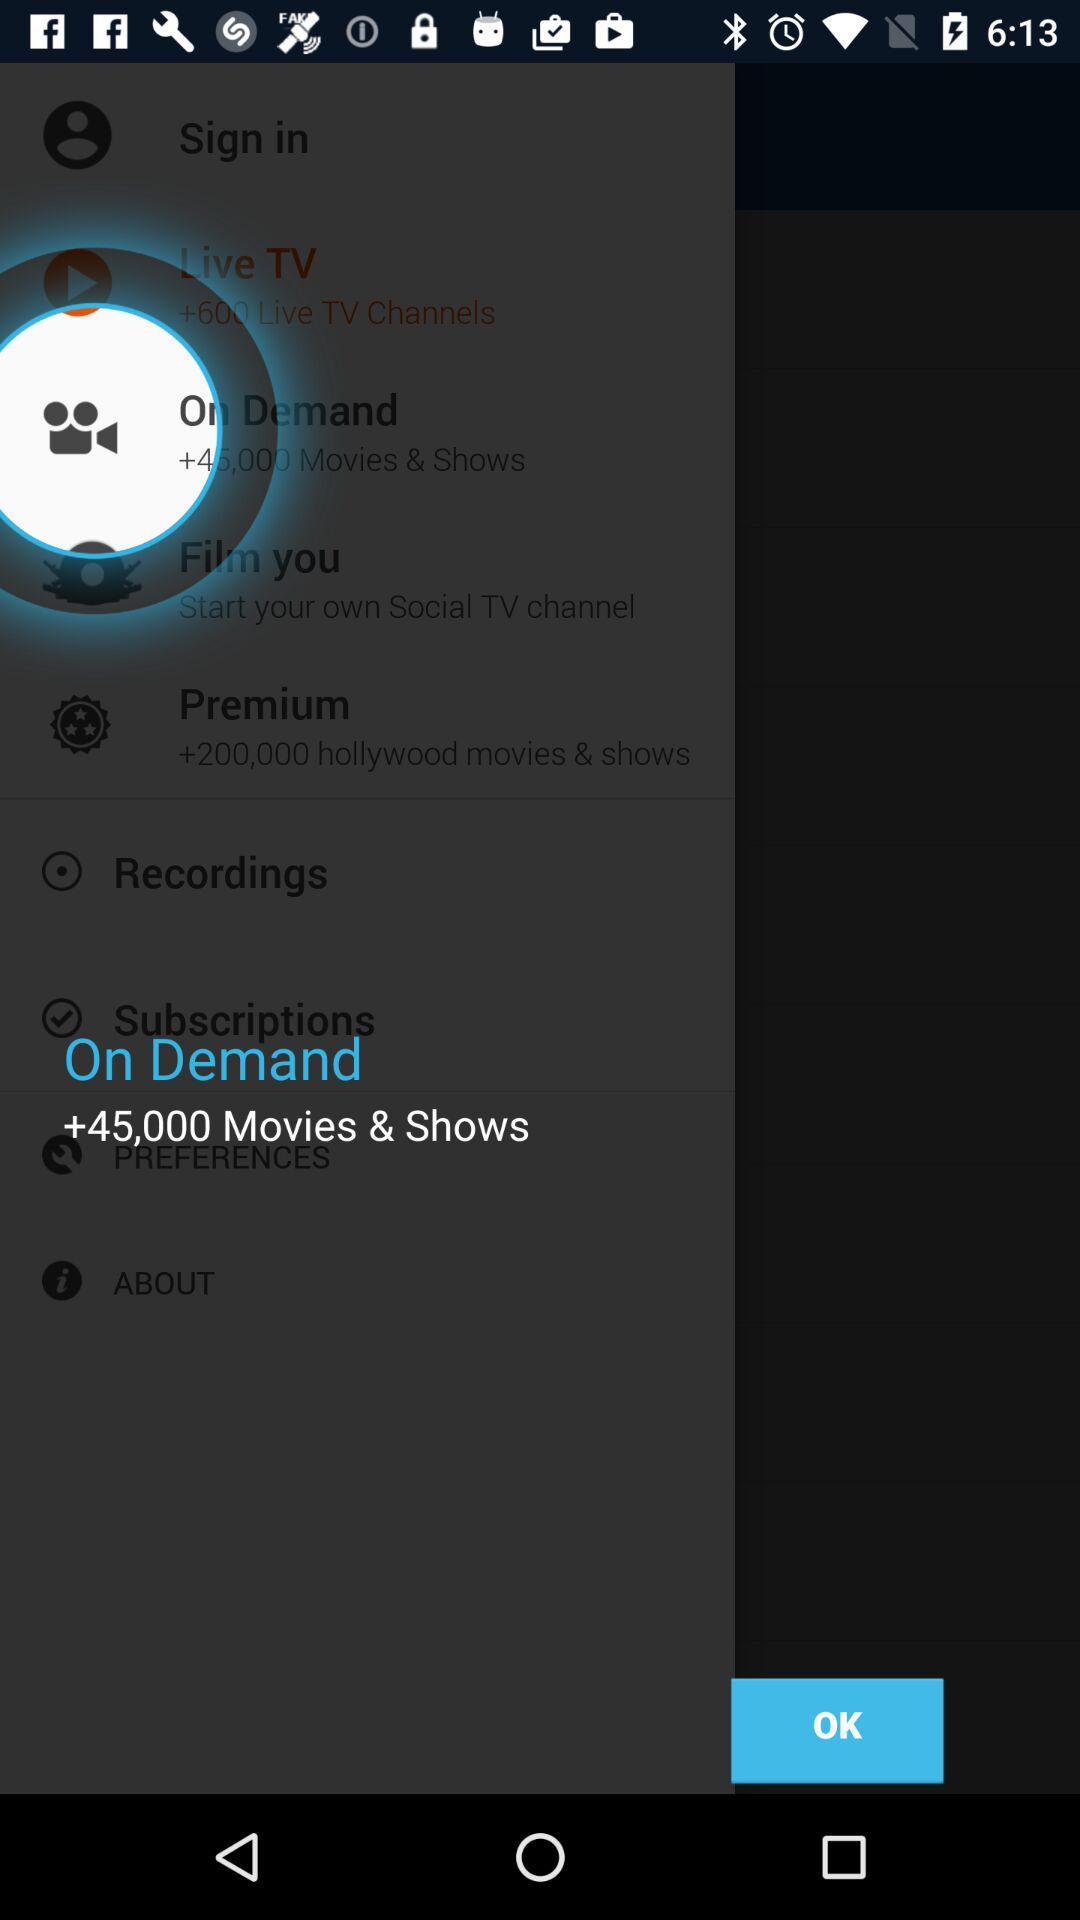 This screenshot has width=1080, height=1920. I want to click on icon beside recordings, so click(60, 870).